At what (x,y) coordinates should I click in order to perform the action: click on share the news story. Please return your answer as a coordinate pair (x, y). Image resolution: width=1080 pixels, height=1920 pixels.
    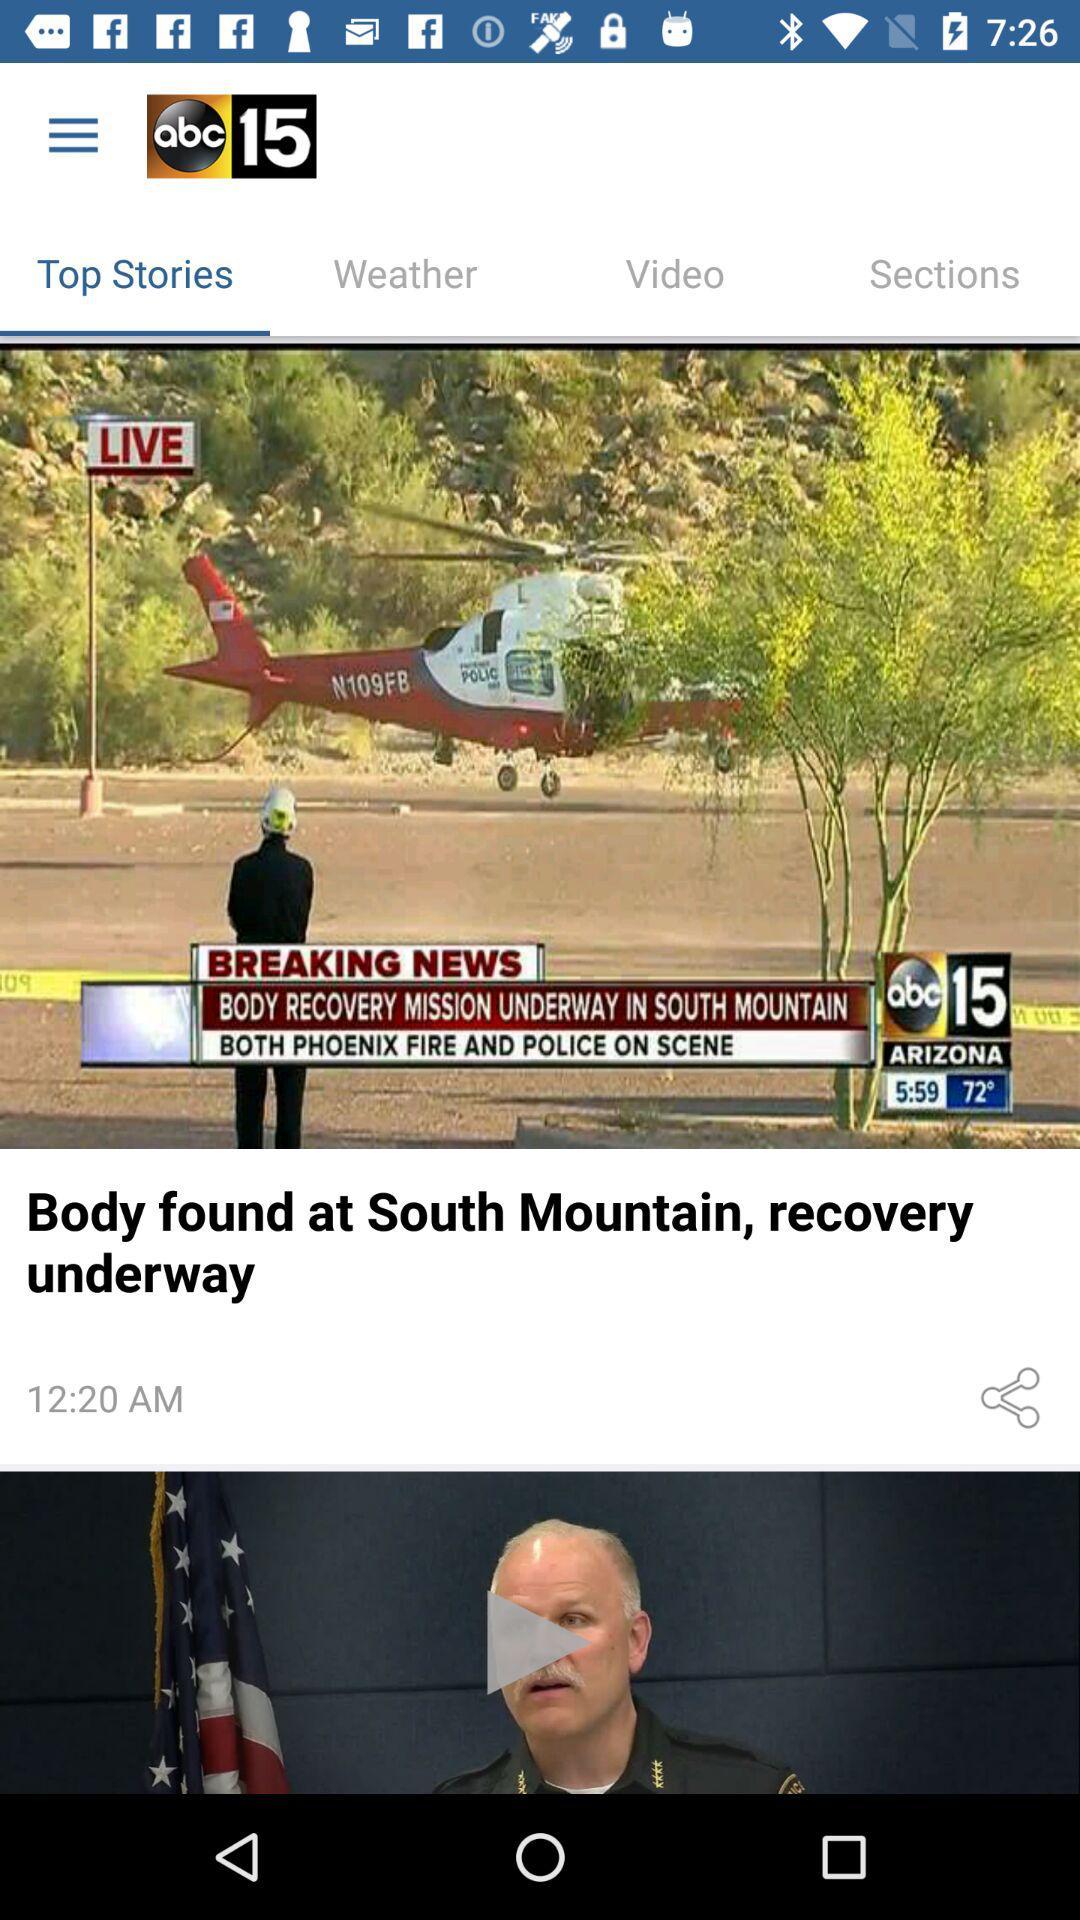
    Looking at the image, I should click on (1014, 1397).